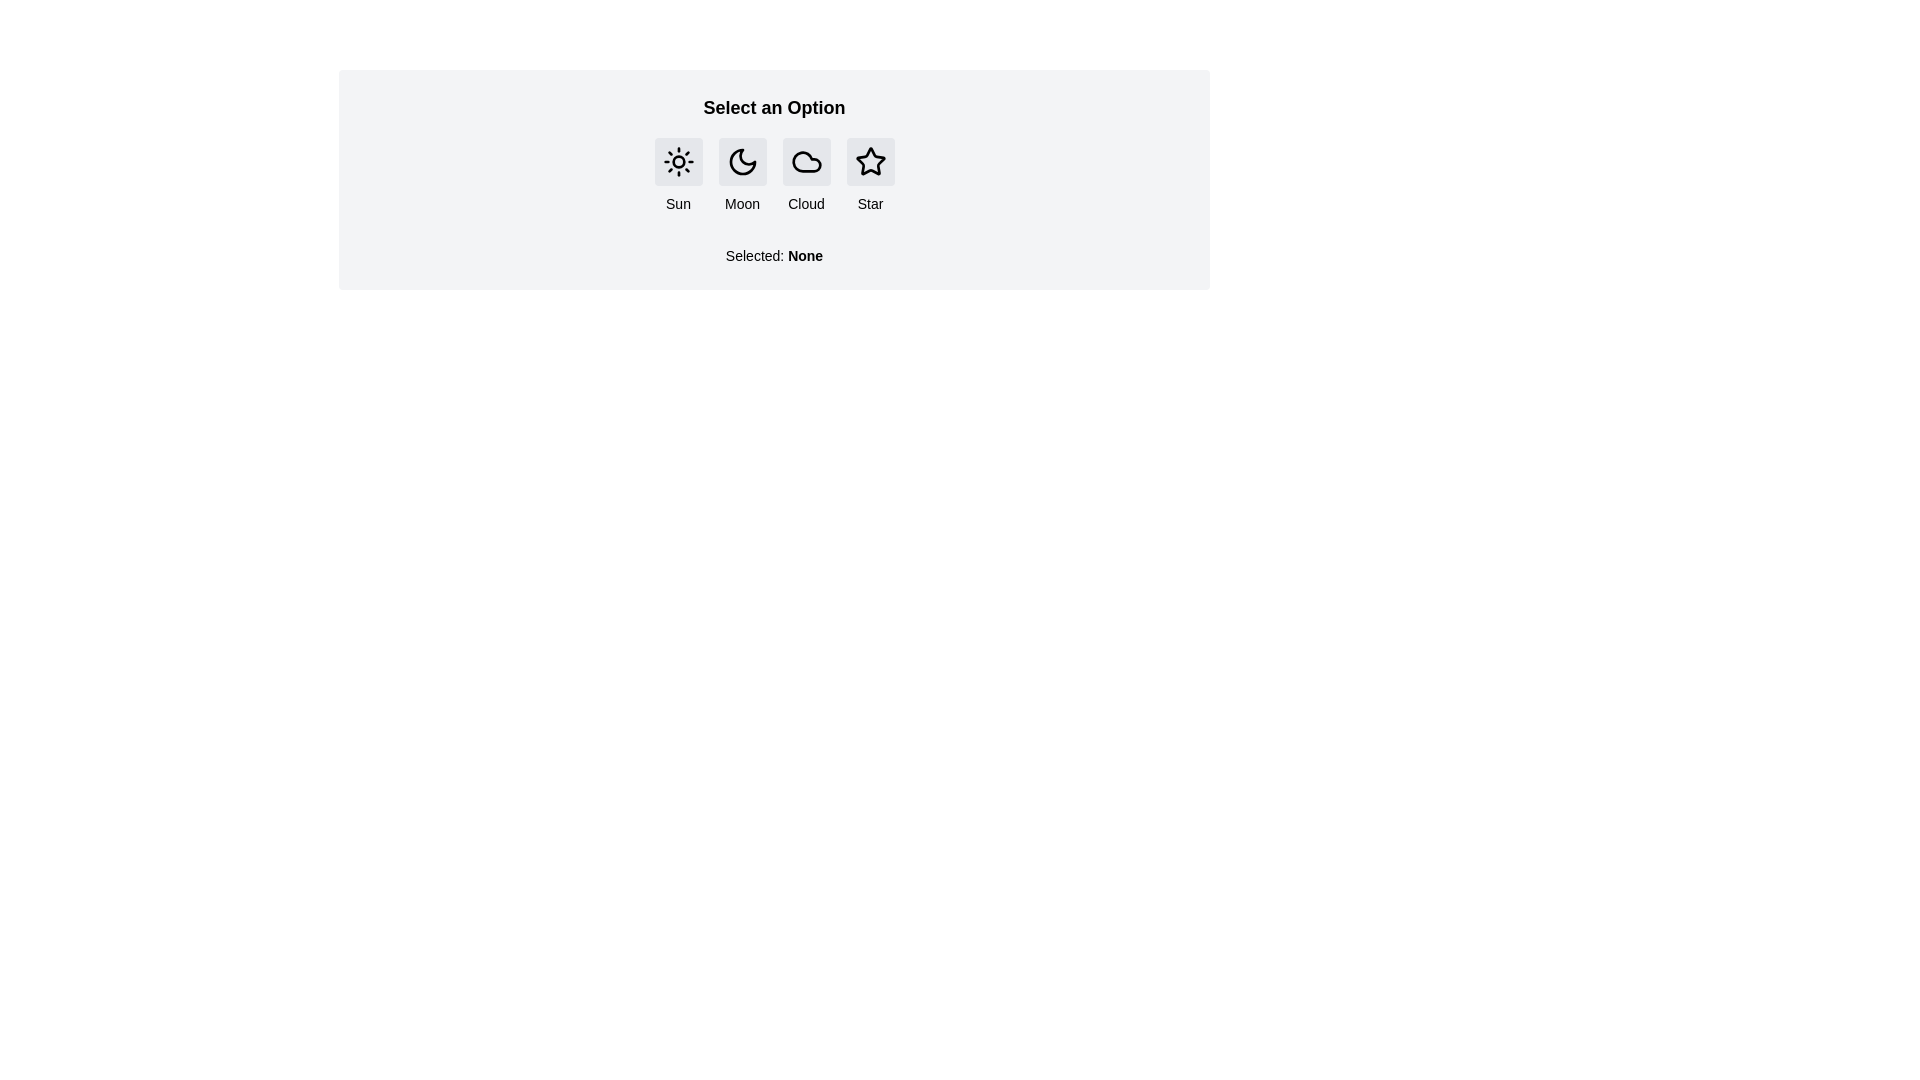 The height and width of the screenshot is (1080, 1920). Describe the element at coordinates (870, 175) in the screenshot. I see `the non-interactive 'Star' button which contains a star icon and the label 'Star' below it, styled with a light gray background and black stroke` at that location.